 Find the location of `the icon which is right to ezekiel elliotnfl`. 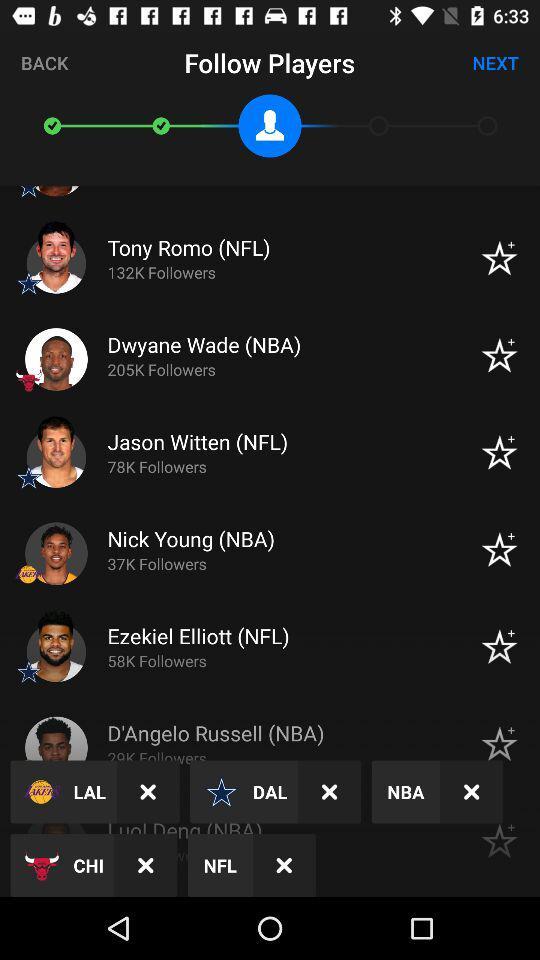

the icon which is right to ezekiel elliotnfl is located at coordinates (498, 645).